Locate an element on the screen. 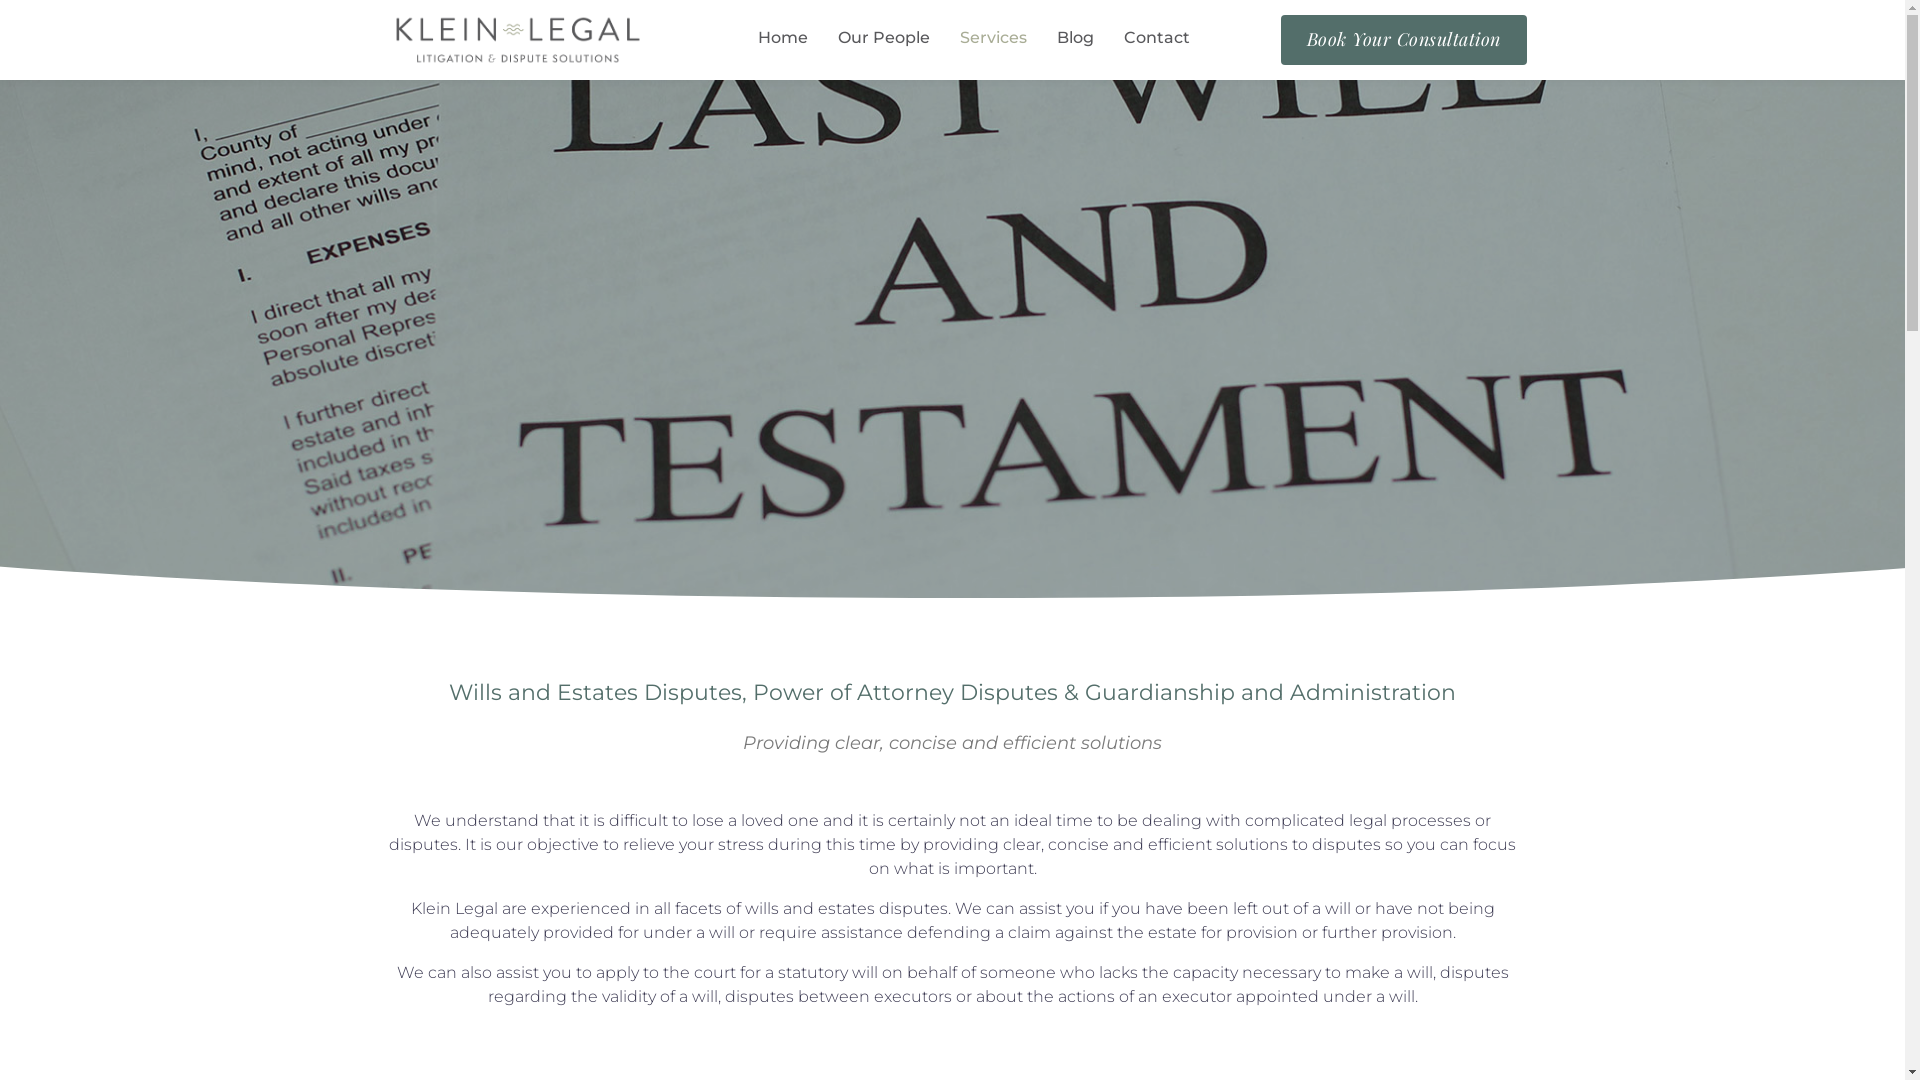 Image resolution: width=1920 pixels, height=1080 pixels. 'Contact' is located at coordinates (1123, 39).